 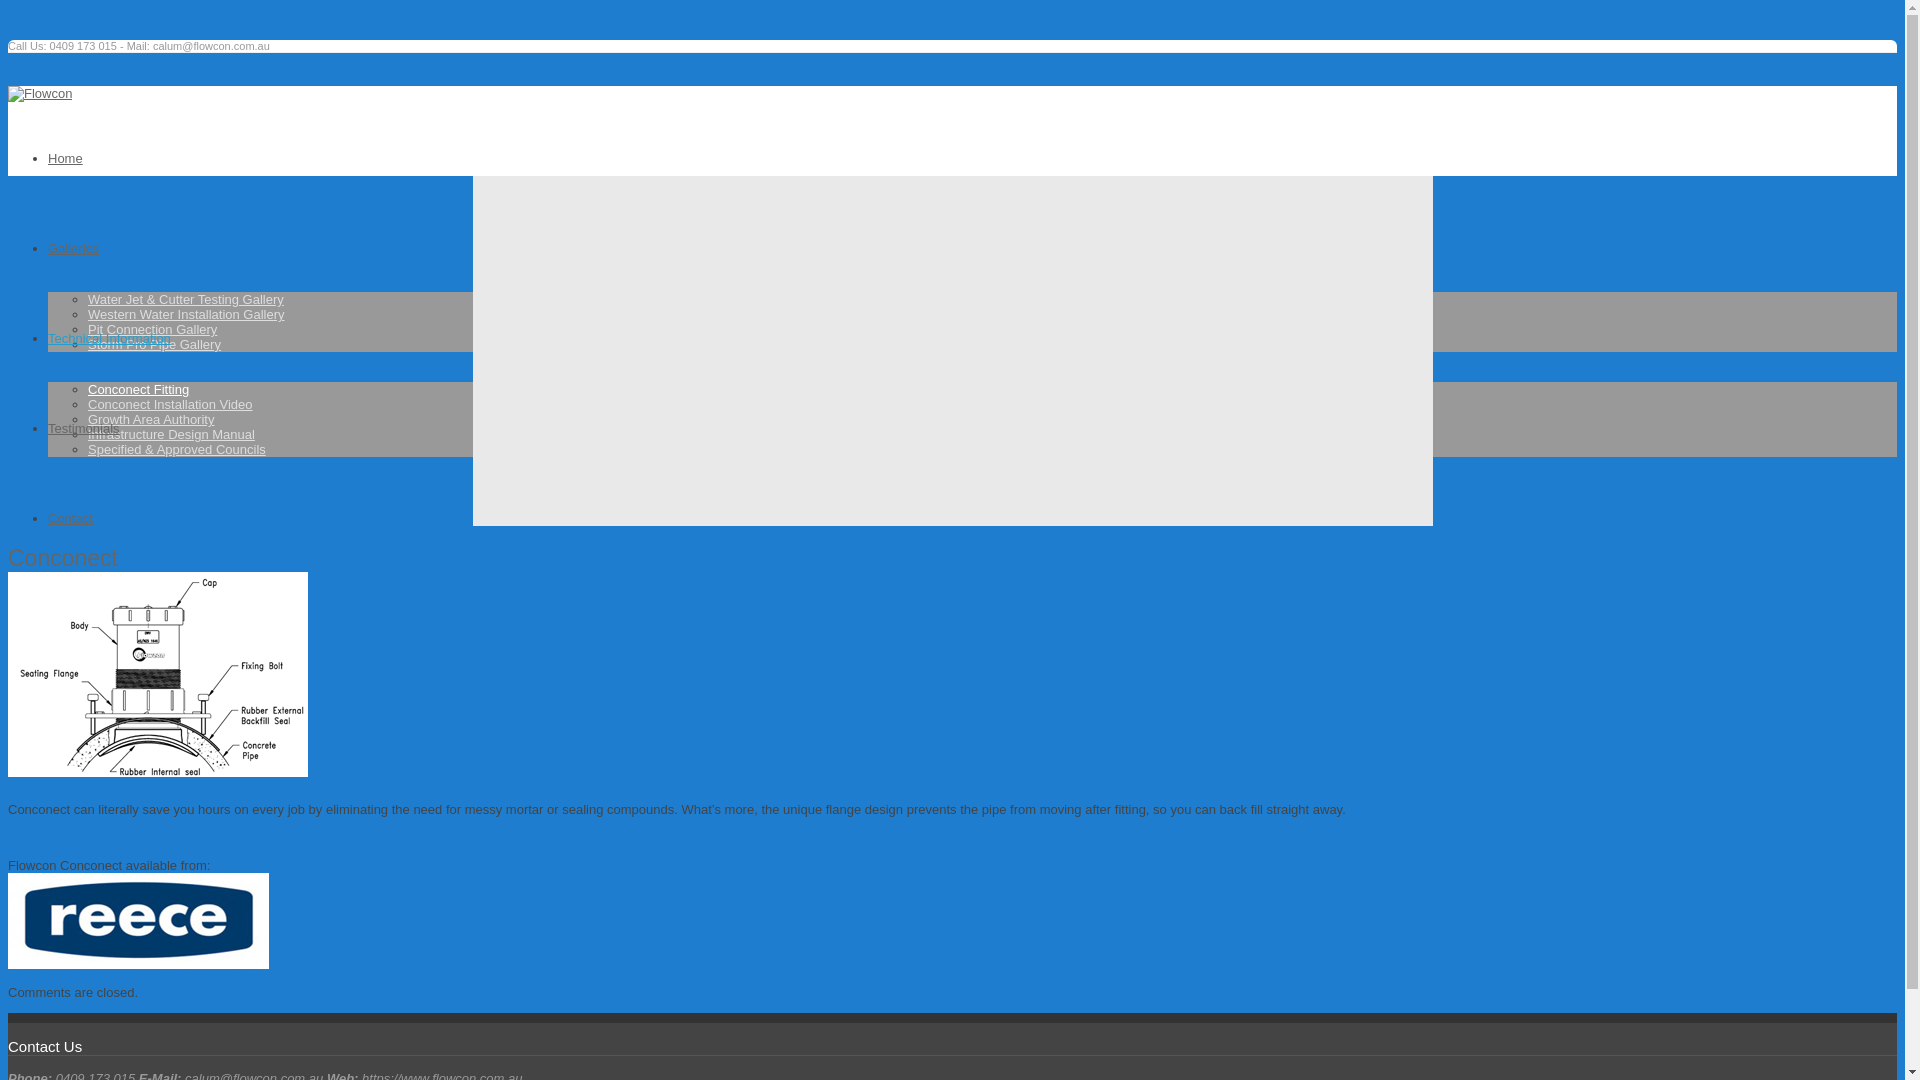 I want to click on 'Growth Area Authority', so click(x=149, y=418).